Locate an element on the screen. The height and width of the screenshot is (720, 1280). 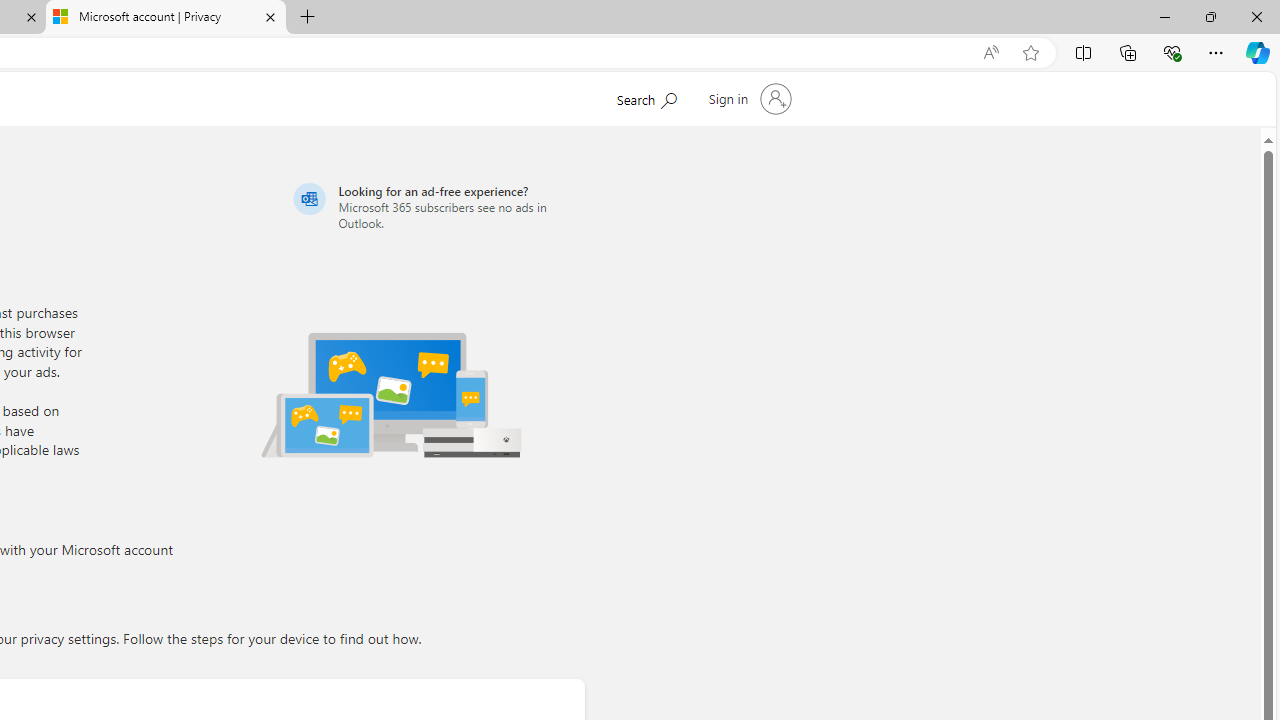
'Add this page to favorites (Ctrl+D)' is located at coordinates (1031, 52).